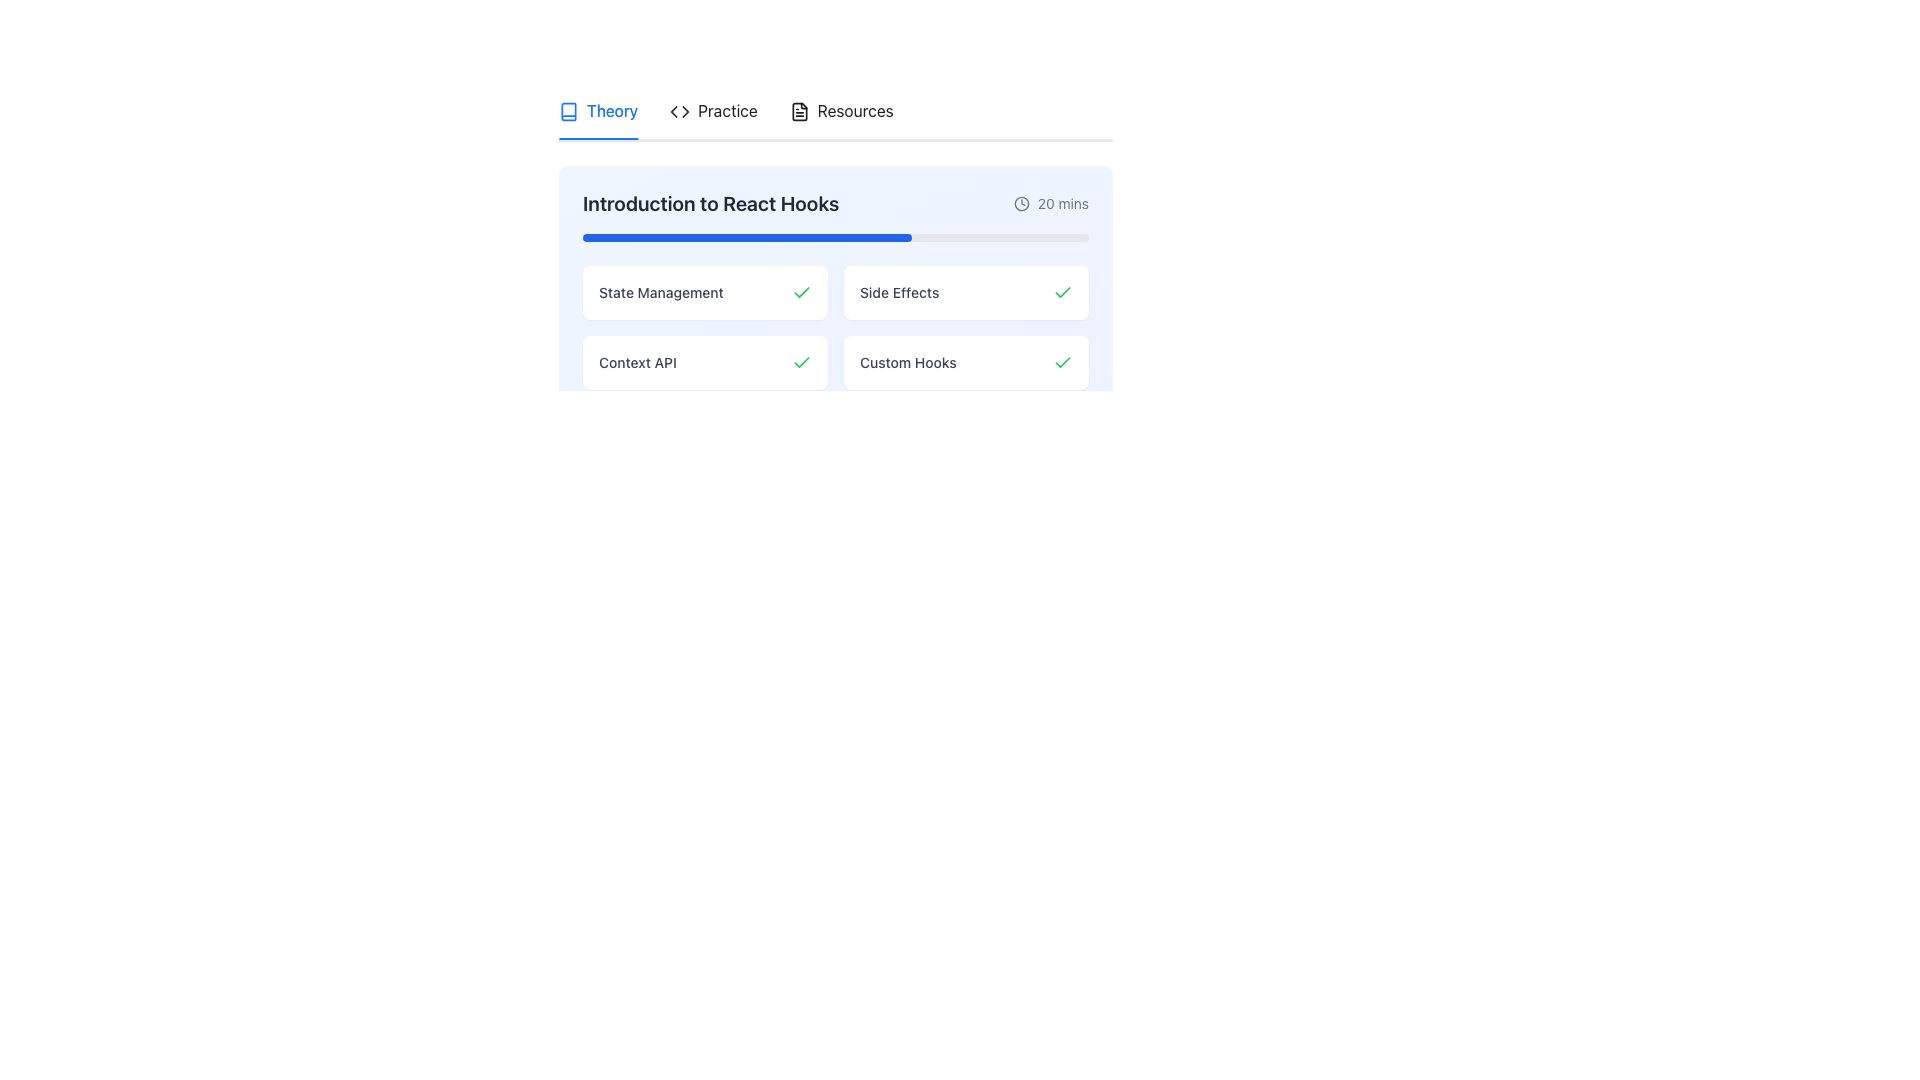 The height and width of the screenshot is (1080, 1920). I want to click on the card labeled 'Custom Hooks' in the learning interface that represents a topic or category, so click(966, 363).